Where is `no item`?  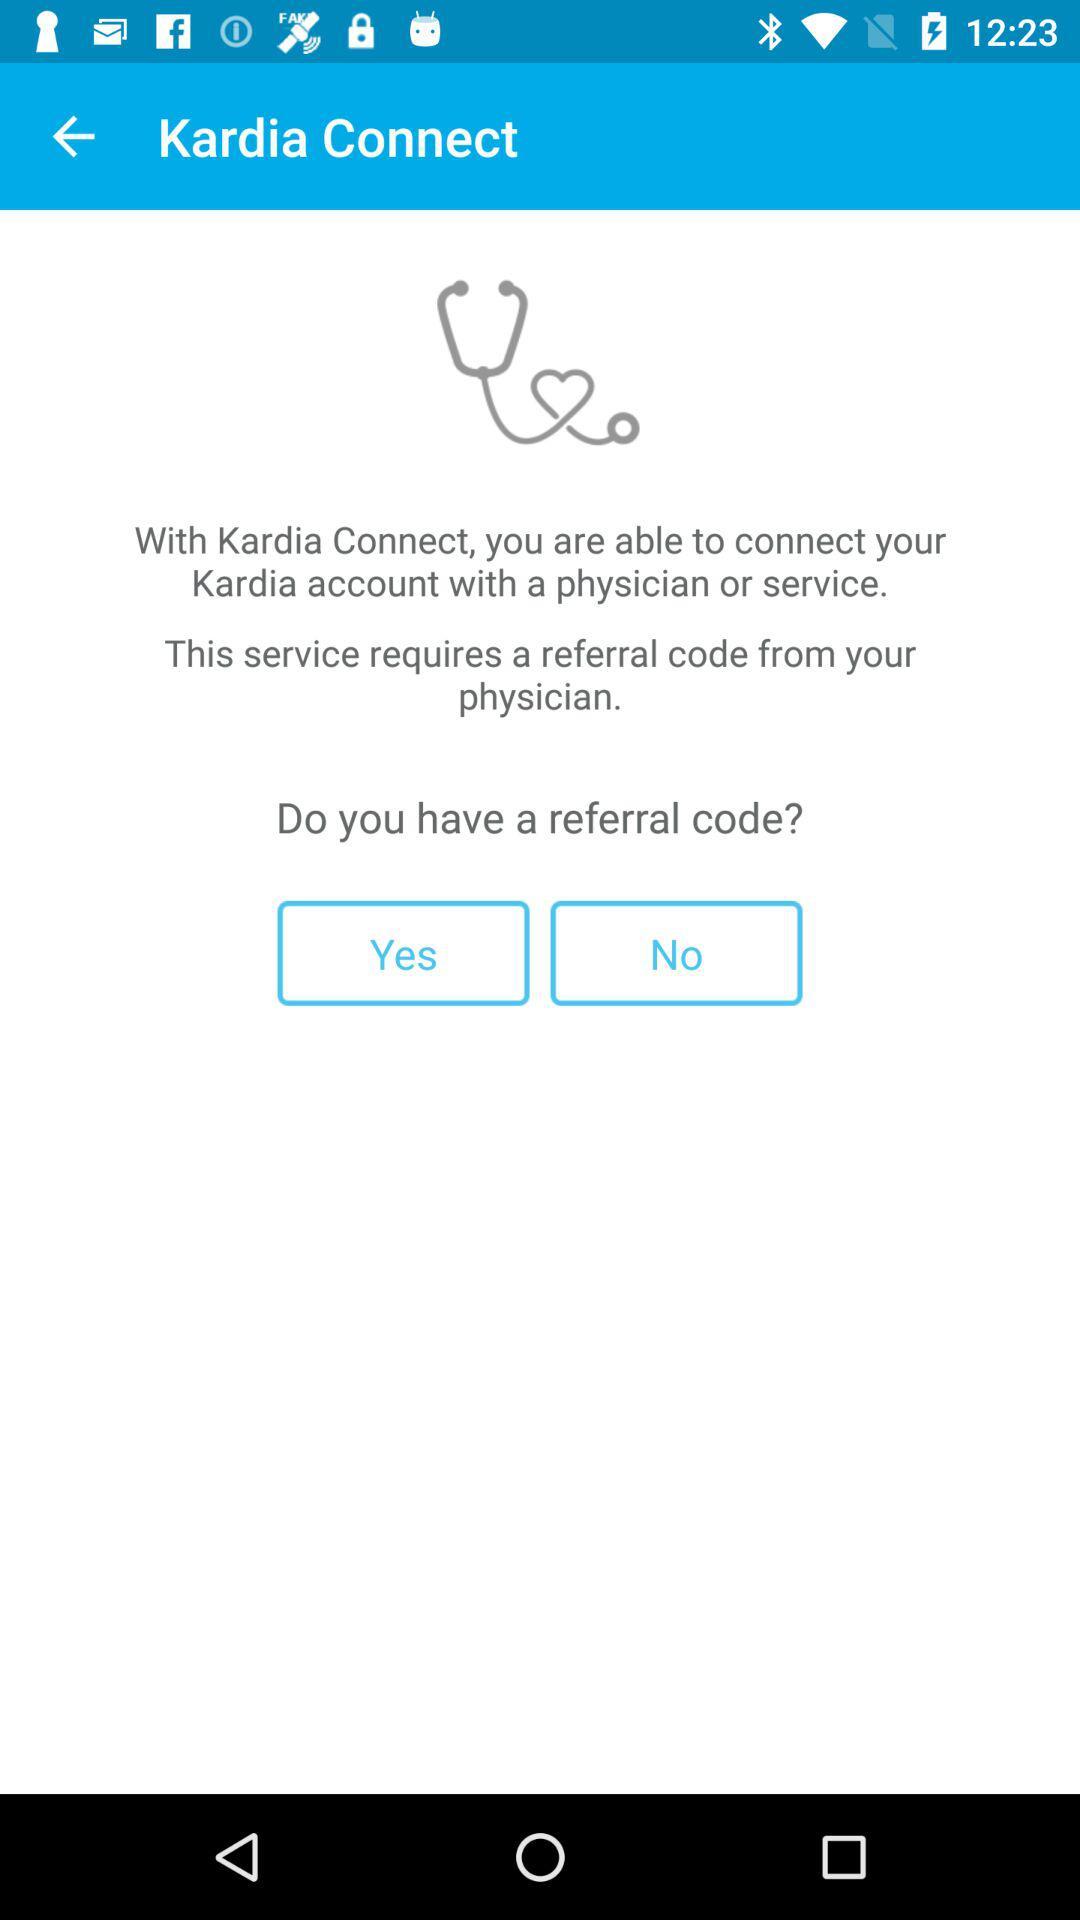
no item is located at coordinates (675, 952).